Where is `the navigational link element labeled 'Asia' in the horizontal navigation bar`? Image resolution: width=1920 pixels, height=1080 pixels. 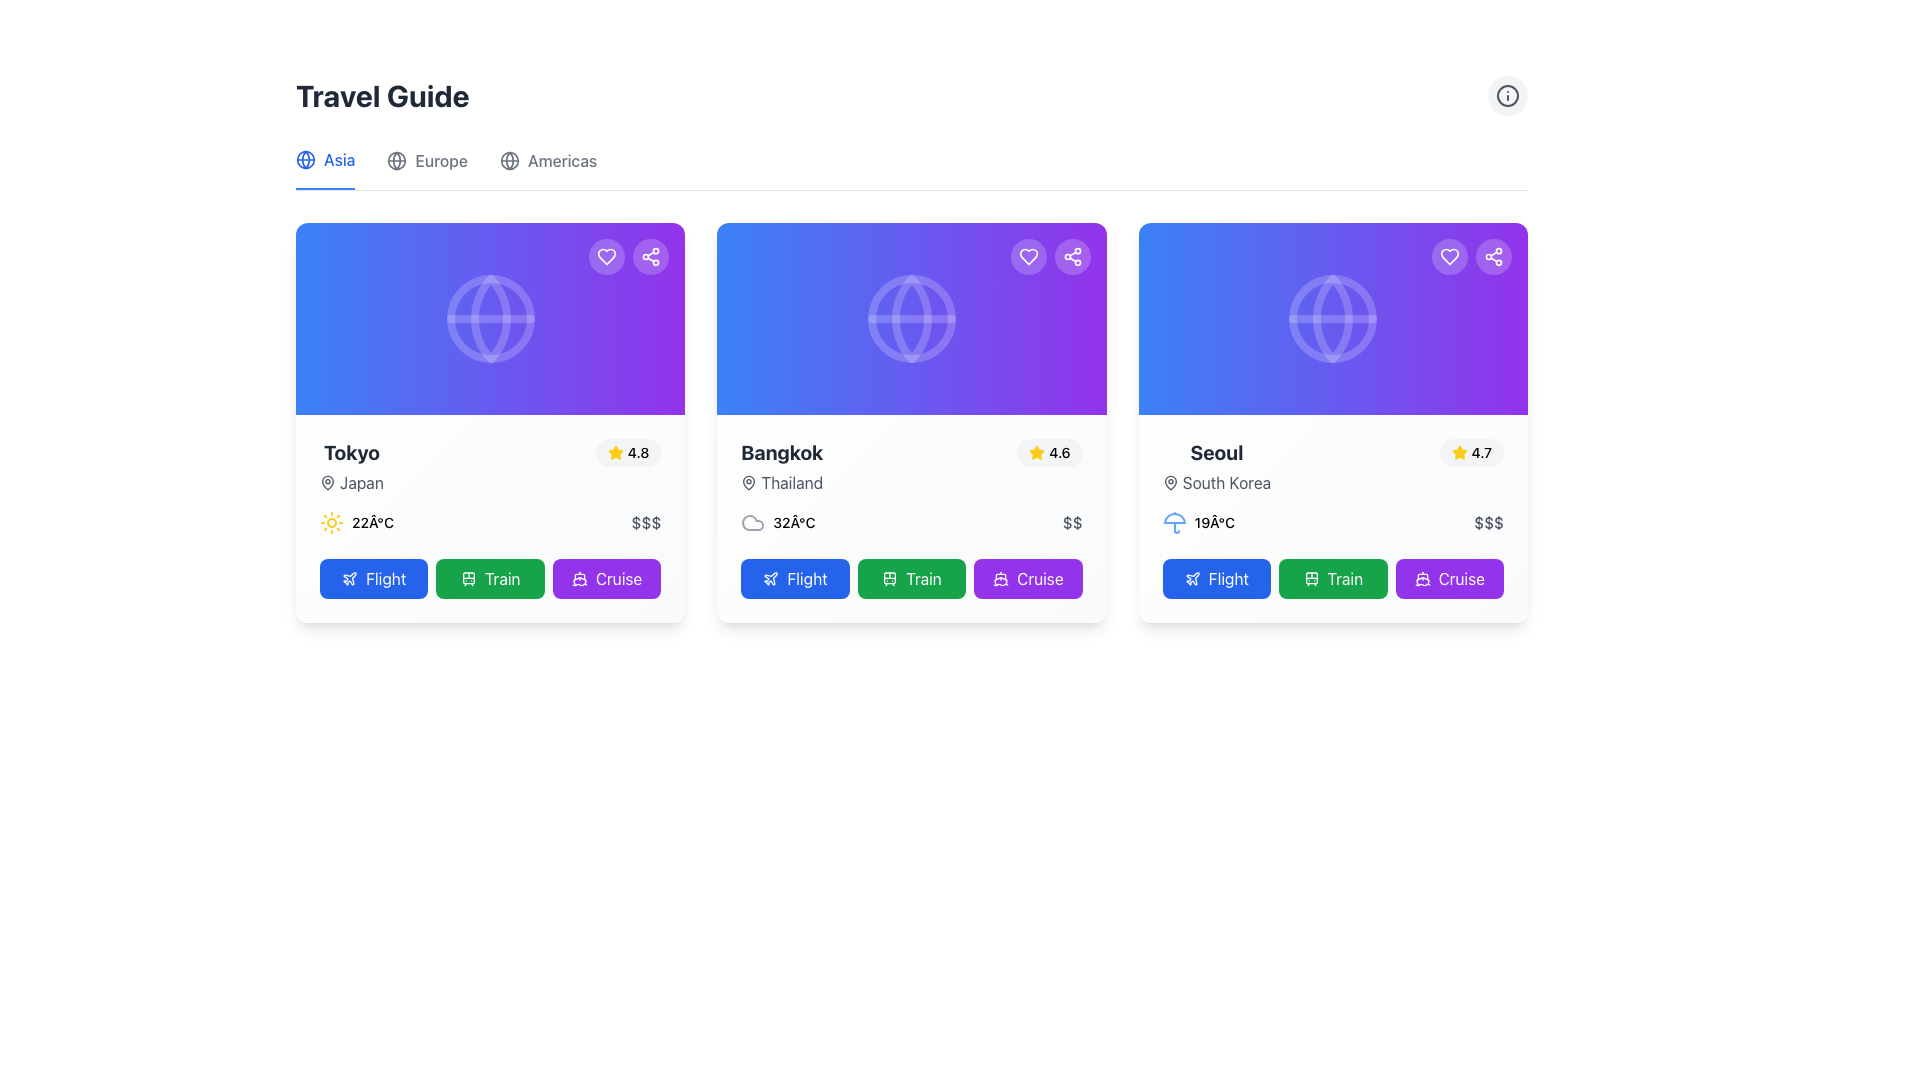
the navigational link element labeled 'Asia' in the horizontal navigation bar is located at coordinates (325, 168).